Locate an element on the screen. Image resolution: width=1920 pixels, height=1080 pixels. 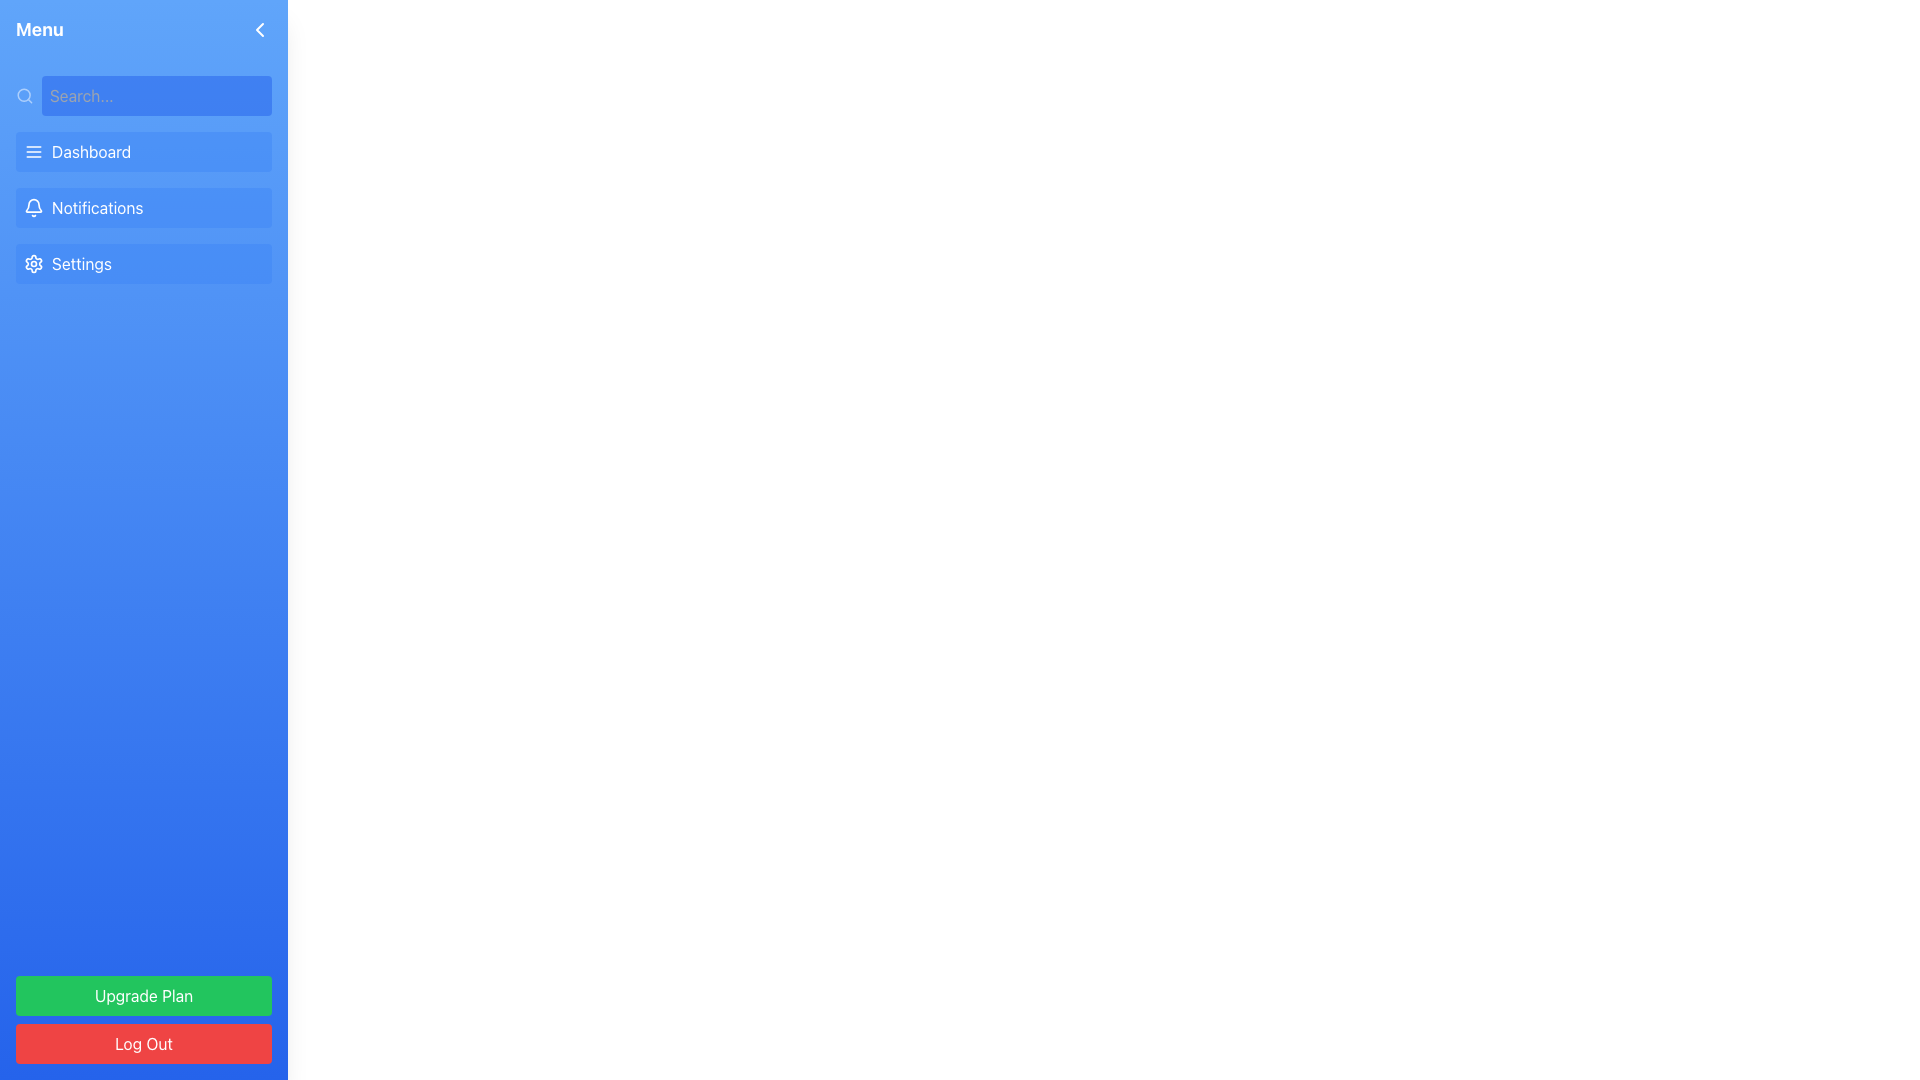
the notifications menu button, which is the second item in the vertical list on the left side of the interface is located at coordinates (143, 208).